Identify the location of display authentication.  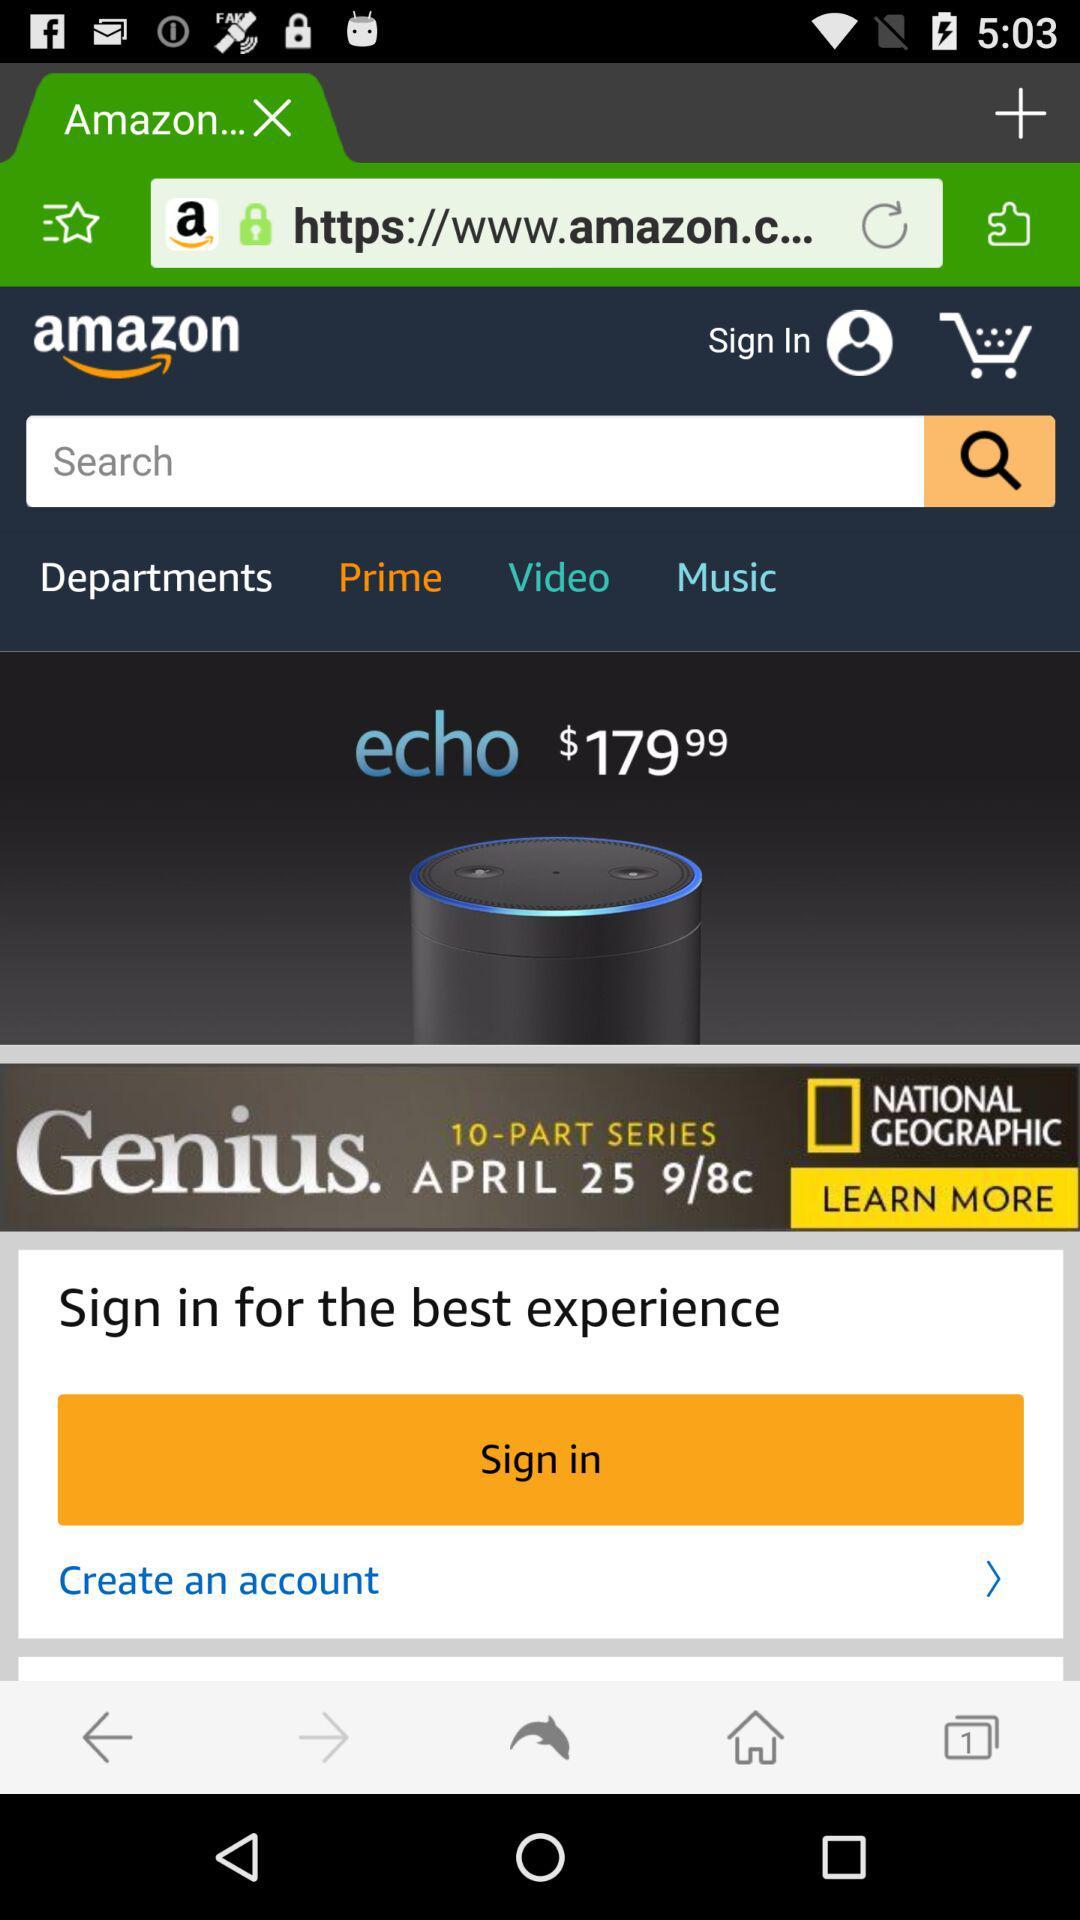
(254, 224).